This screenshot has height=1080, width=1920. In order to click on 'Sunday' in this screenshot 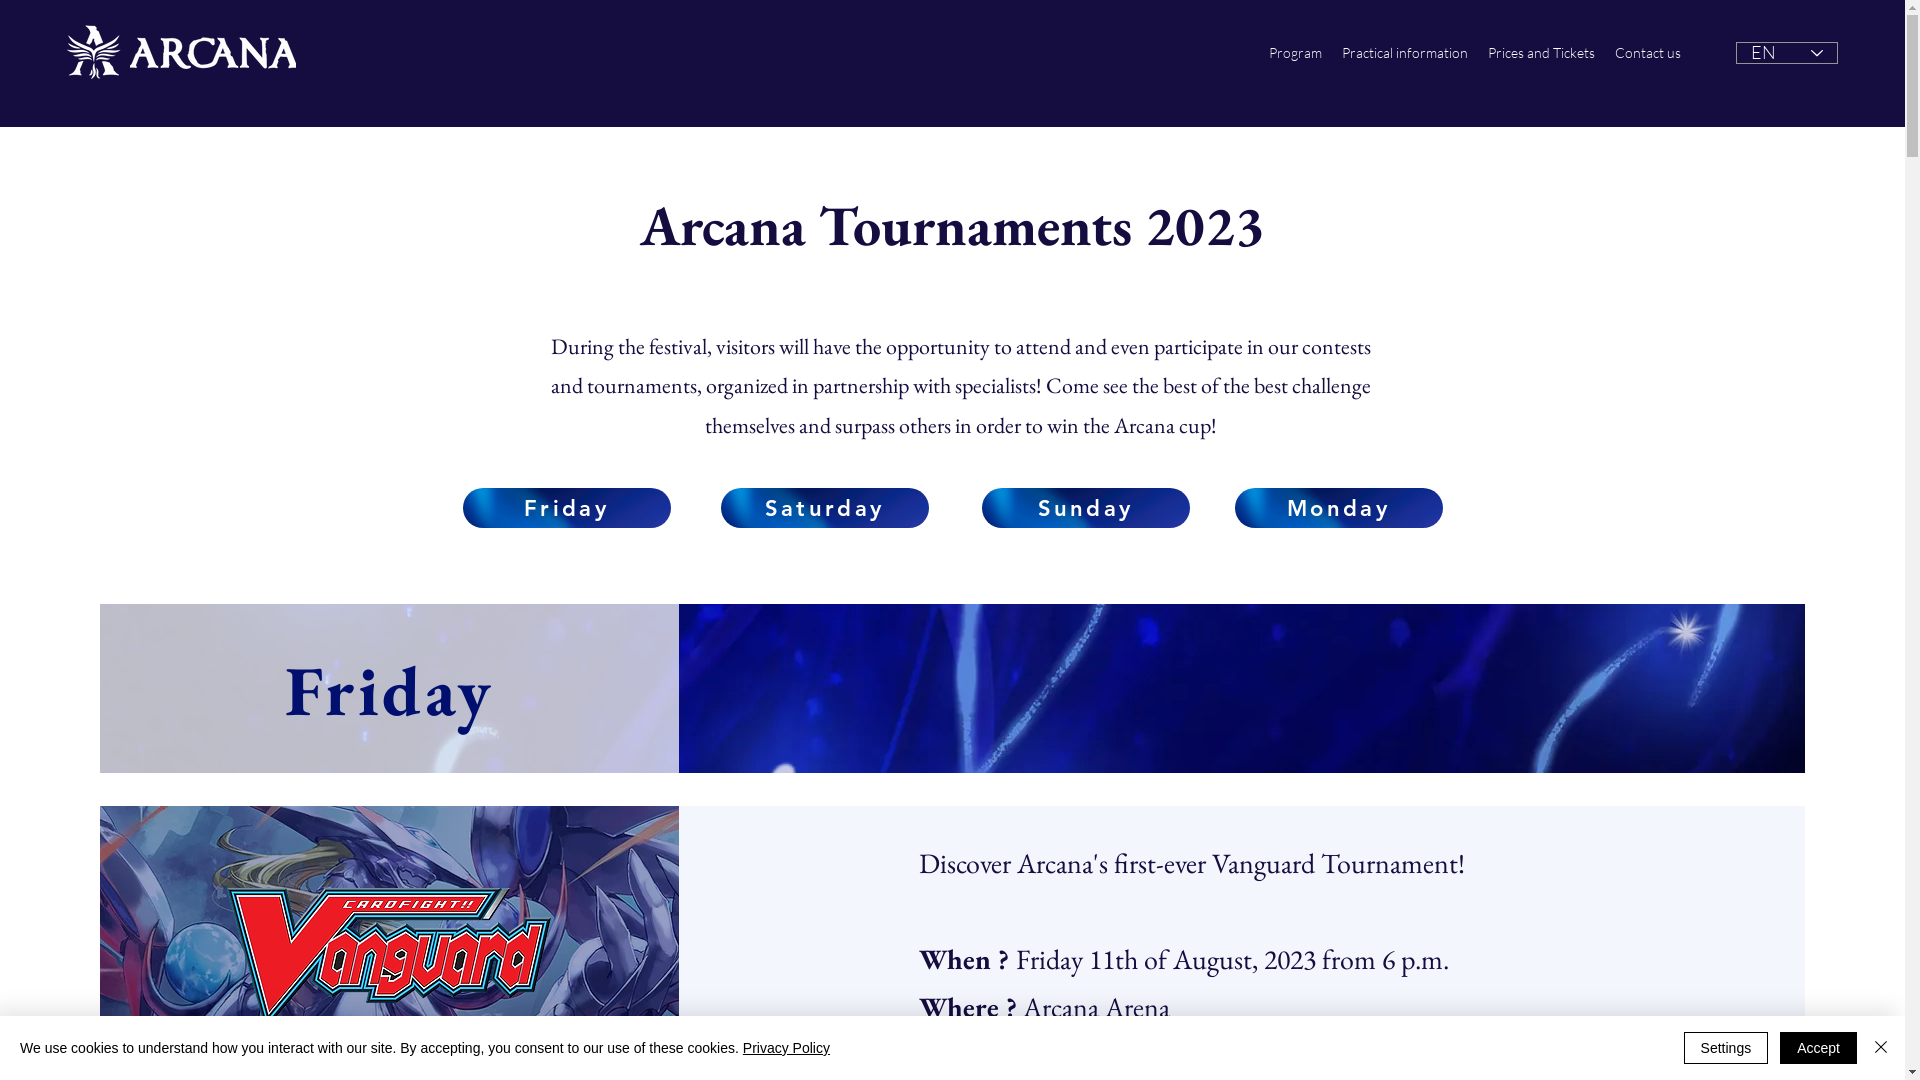, I will do `click(982, 507)`.